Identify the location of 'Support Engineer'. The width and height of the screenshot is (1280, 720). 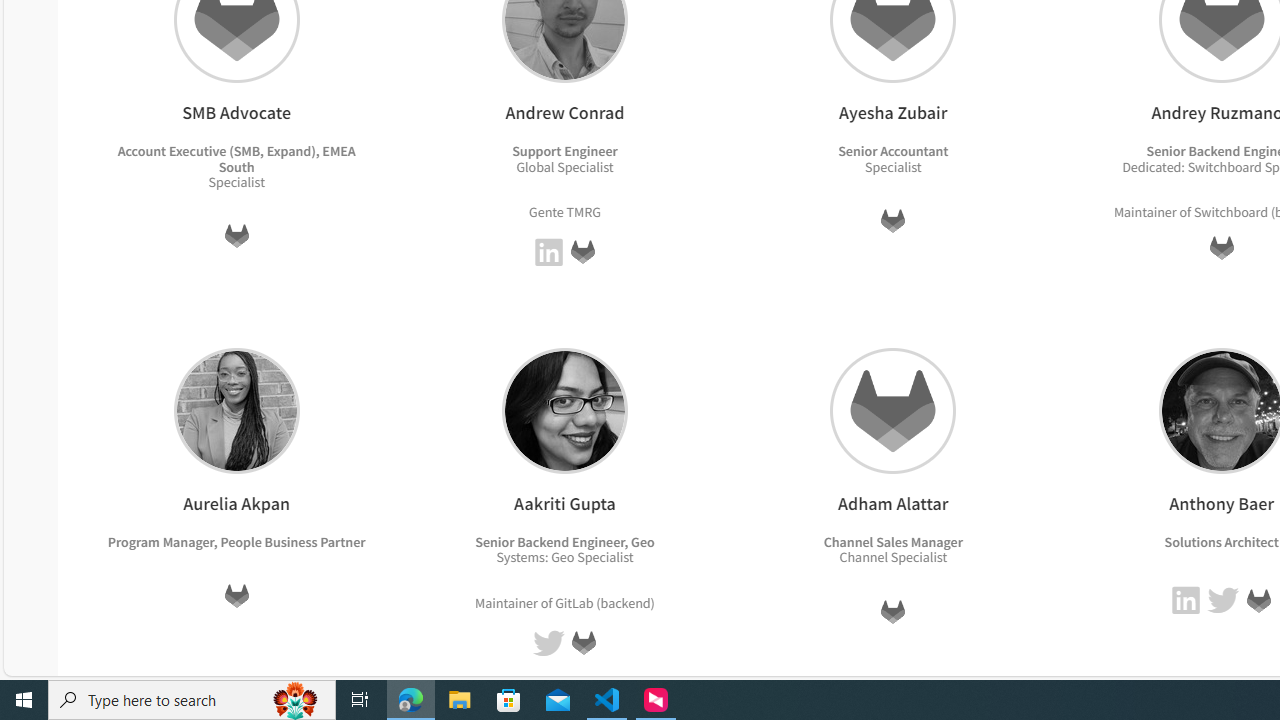
(564, 150).